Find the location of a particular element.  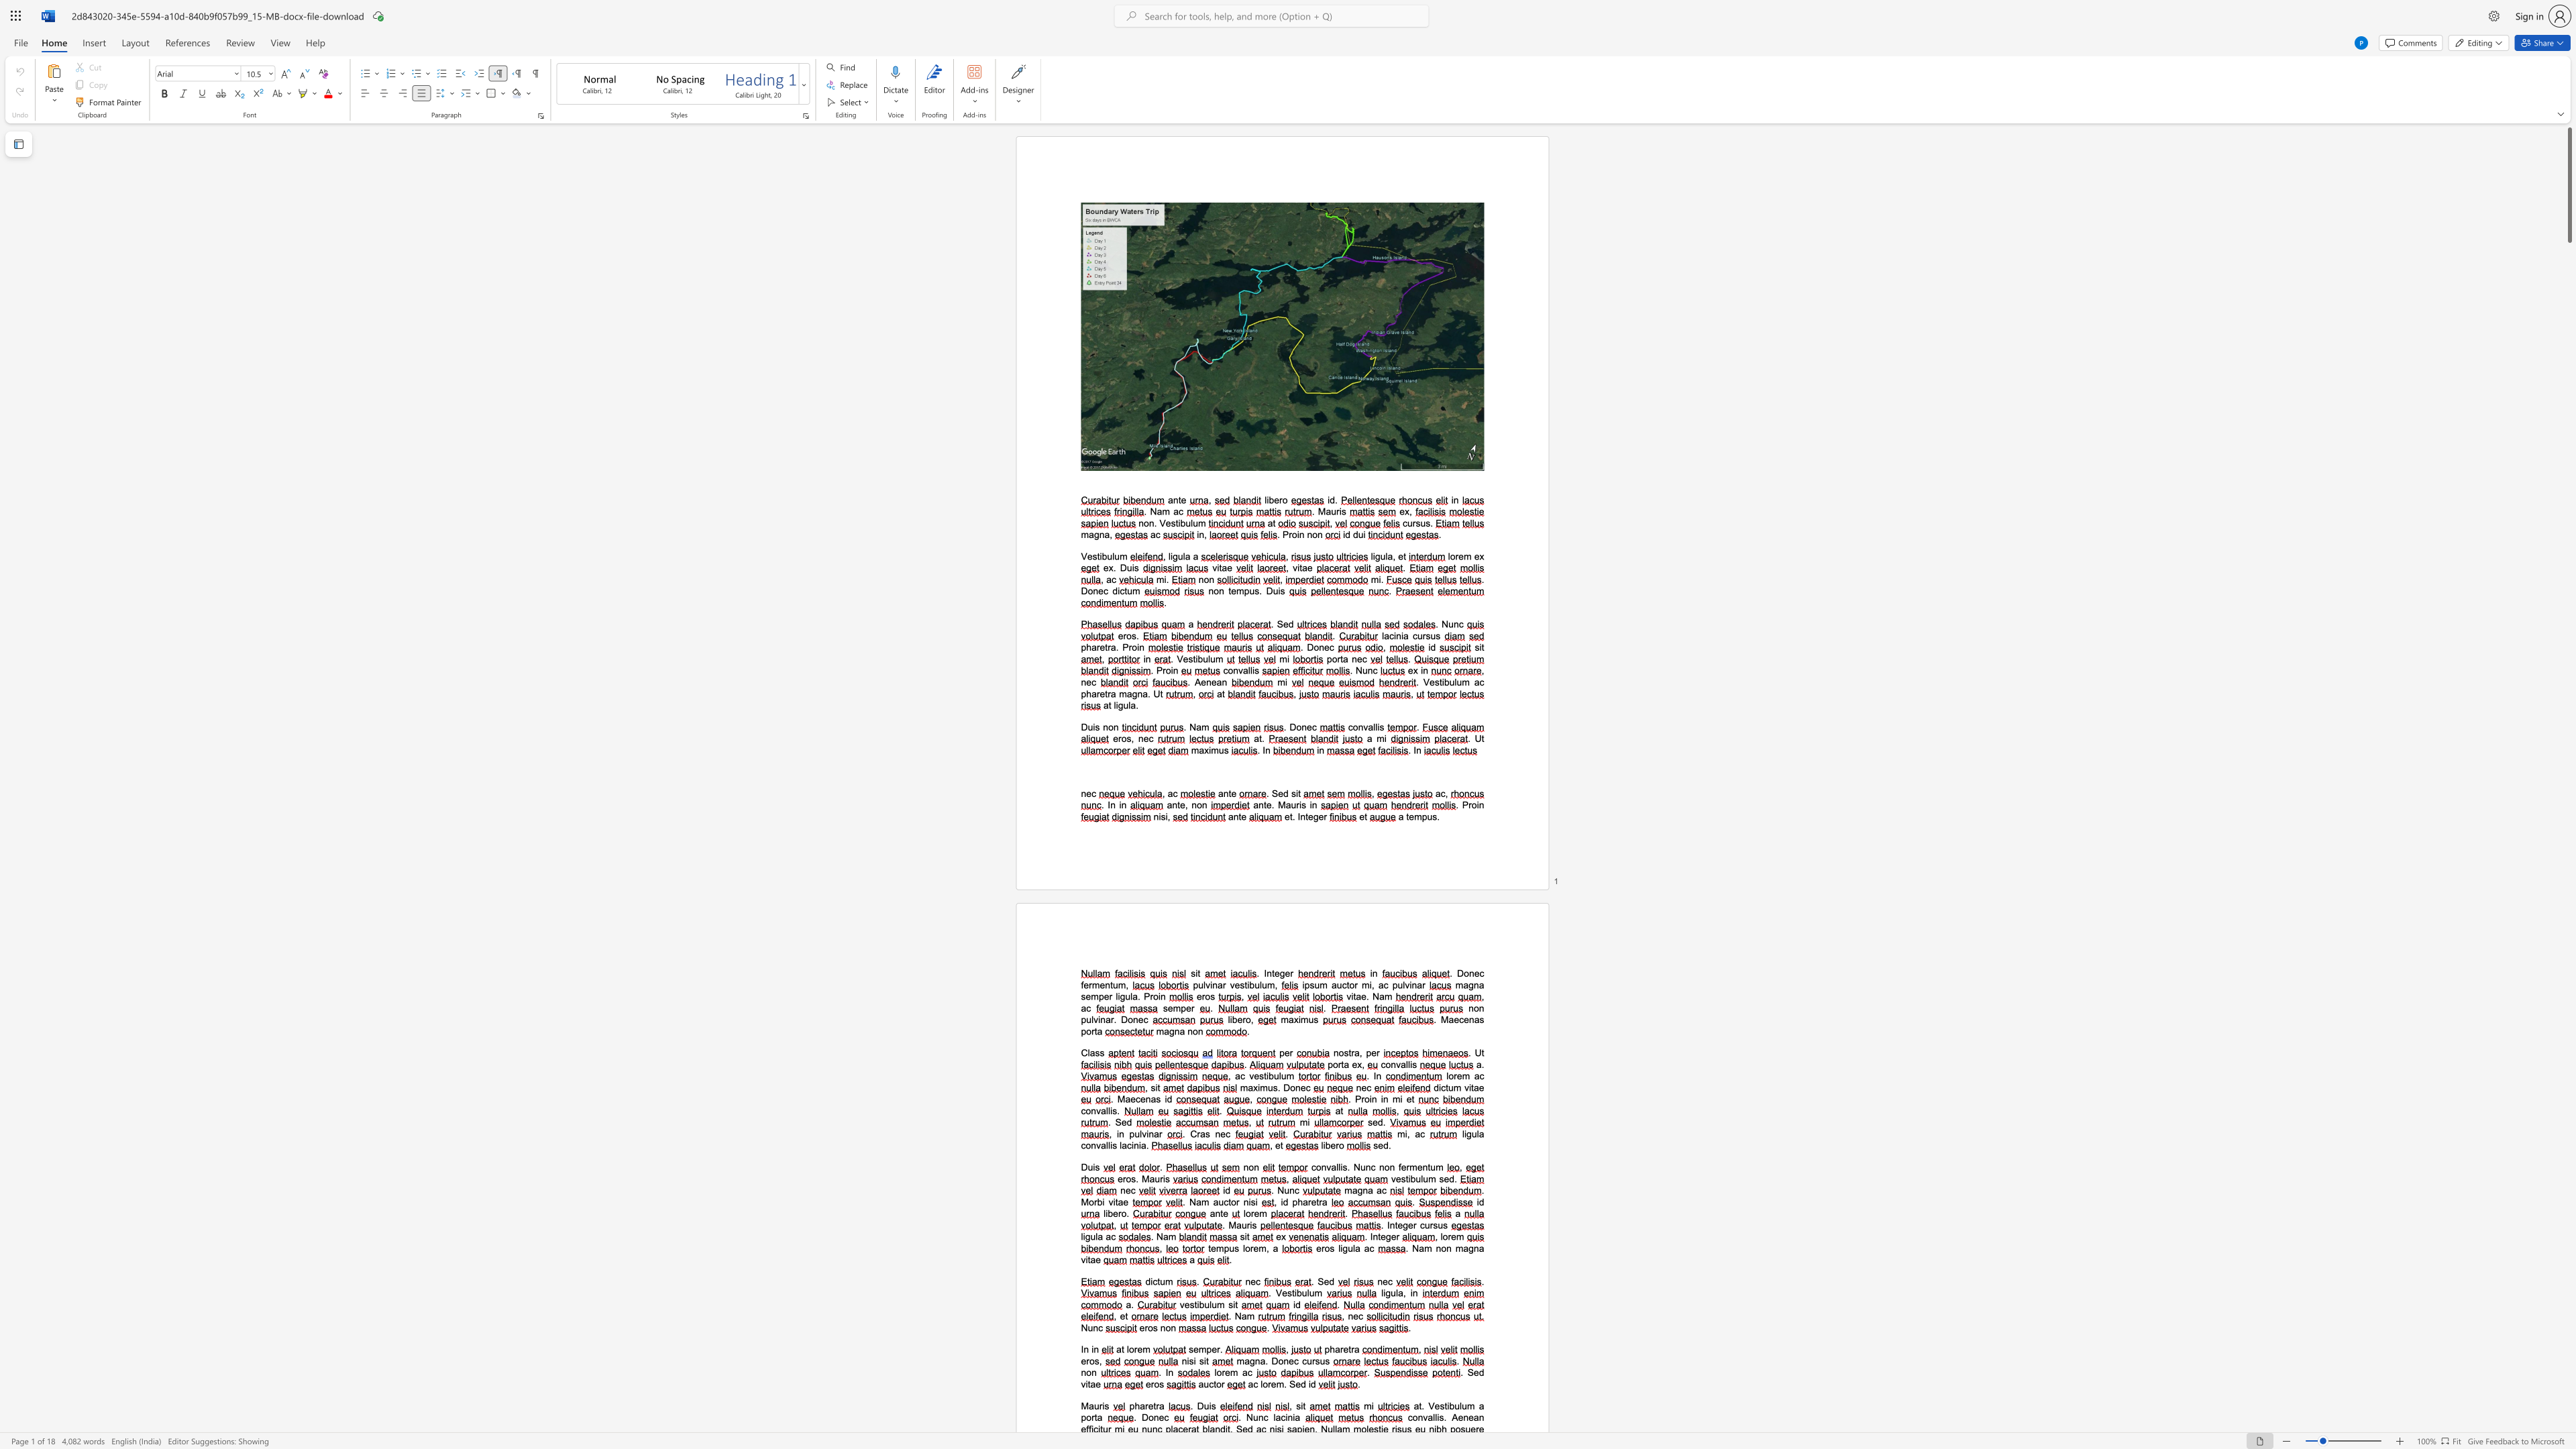

the space between the continuous character "a" and "s" in the text is located at coordinates (1204, 1133).